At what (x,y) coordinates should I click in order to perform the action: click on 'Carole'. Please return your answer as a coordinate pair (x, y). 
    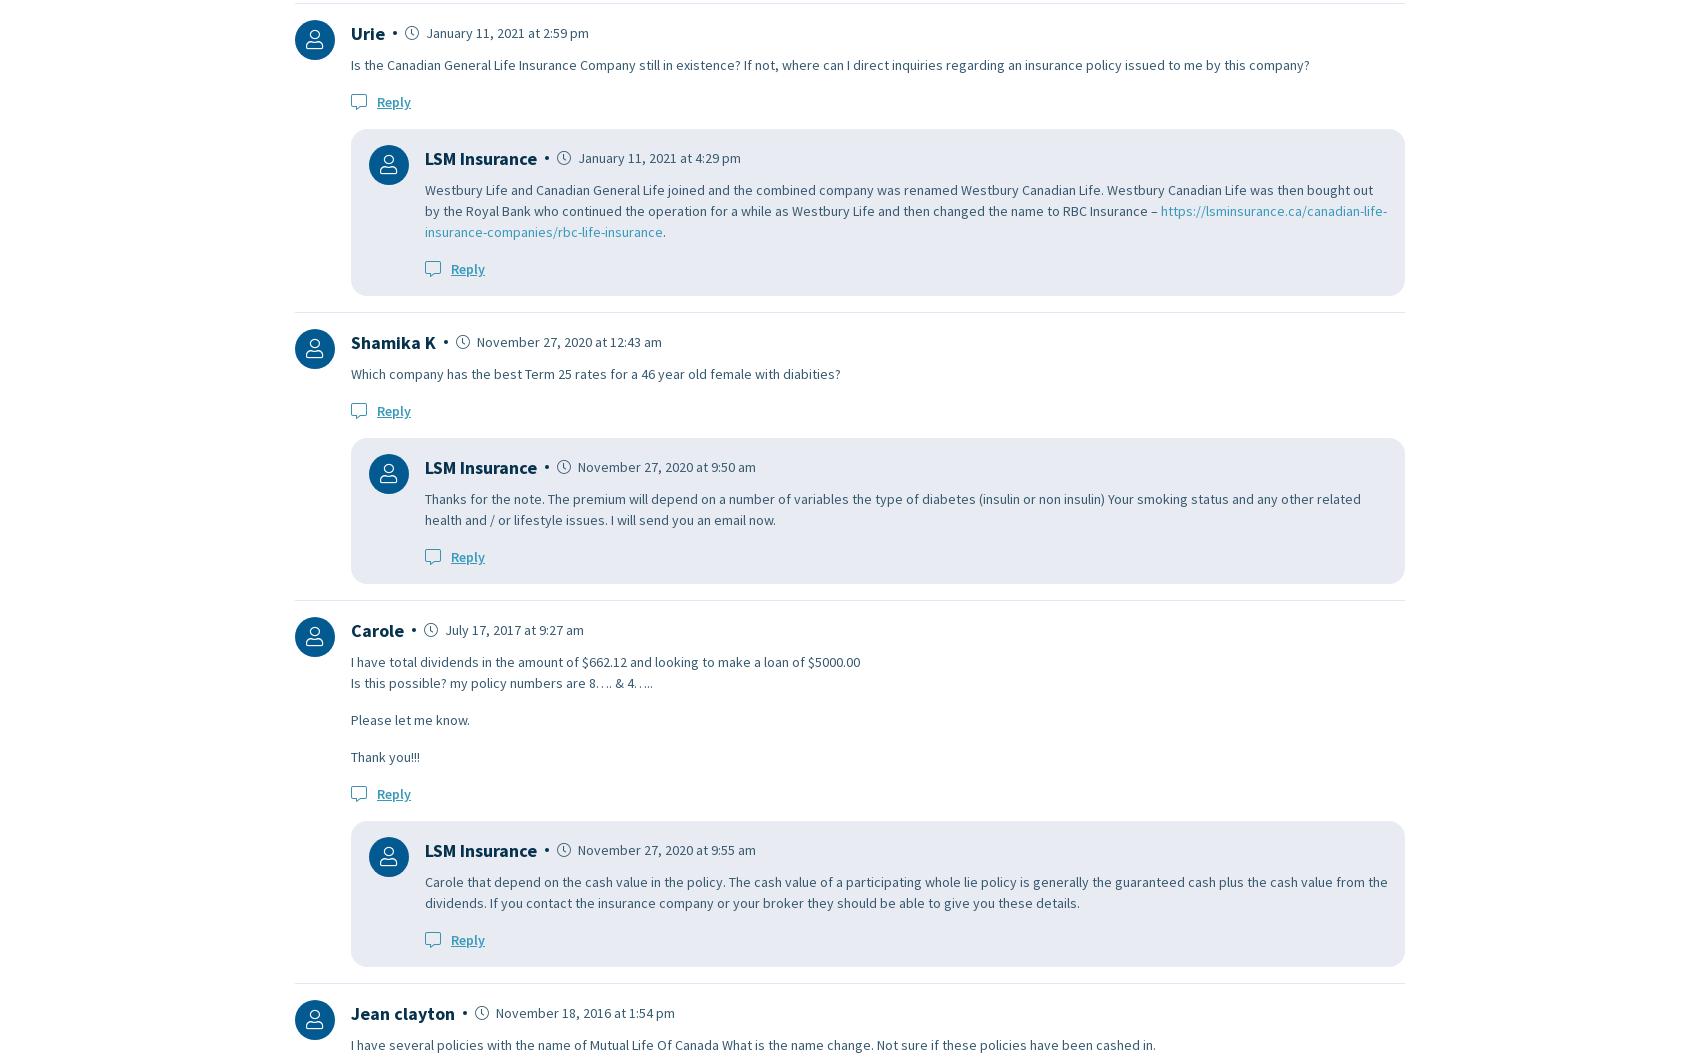
    Looking at the image, I should click on (376, 628).